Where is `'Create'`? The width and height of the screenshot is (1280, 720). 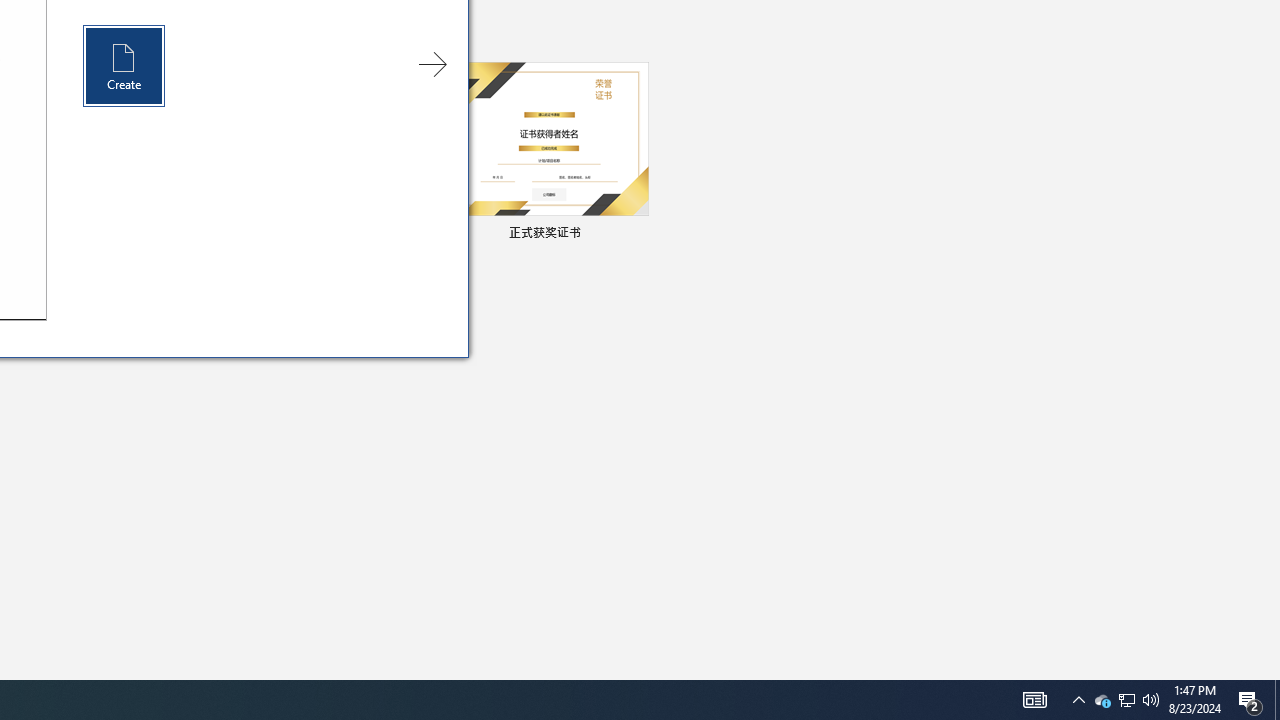
'Create' is located at coordinates (123, 65).